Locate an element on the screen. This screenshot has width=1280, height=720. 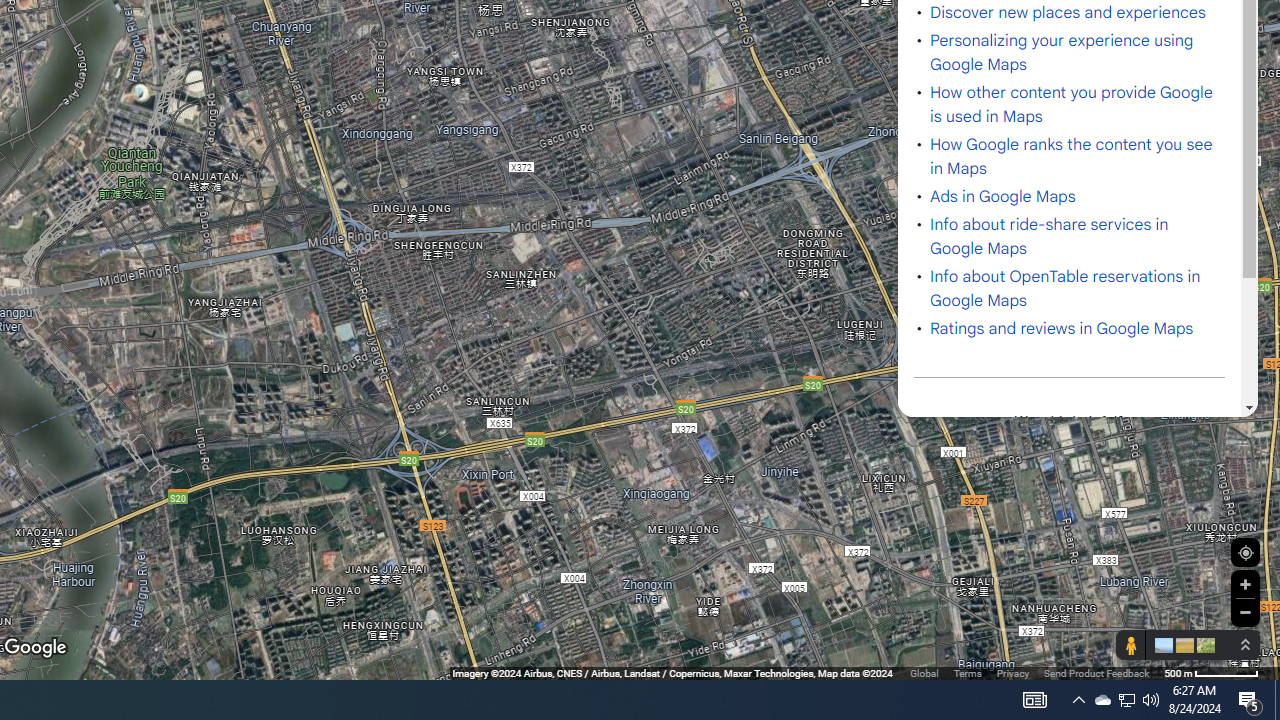
'Info about ride-share services in Google Maps' is located at coordinates (1048, 236).